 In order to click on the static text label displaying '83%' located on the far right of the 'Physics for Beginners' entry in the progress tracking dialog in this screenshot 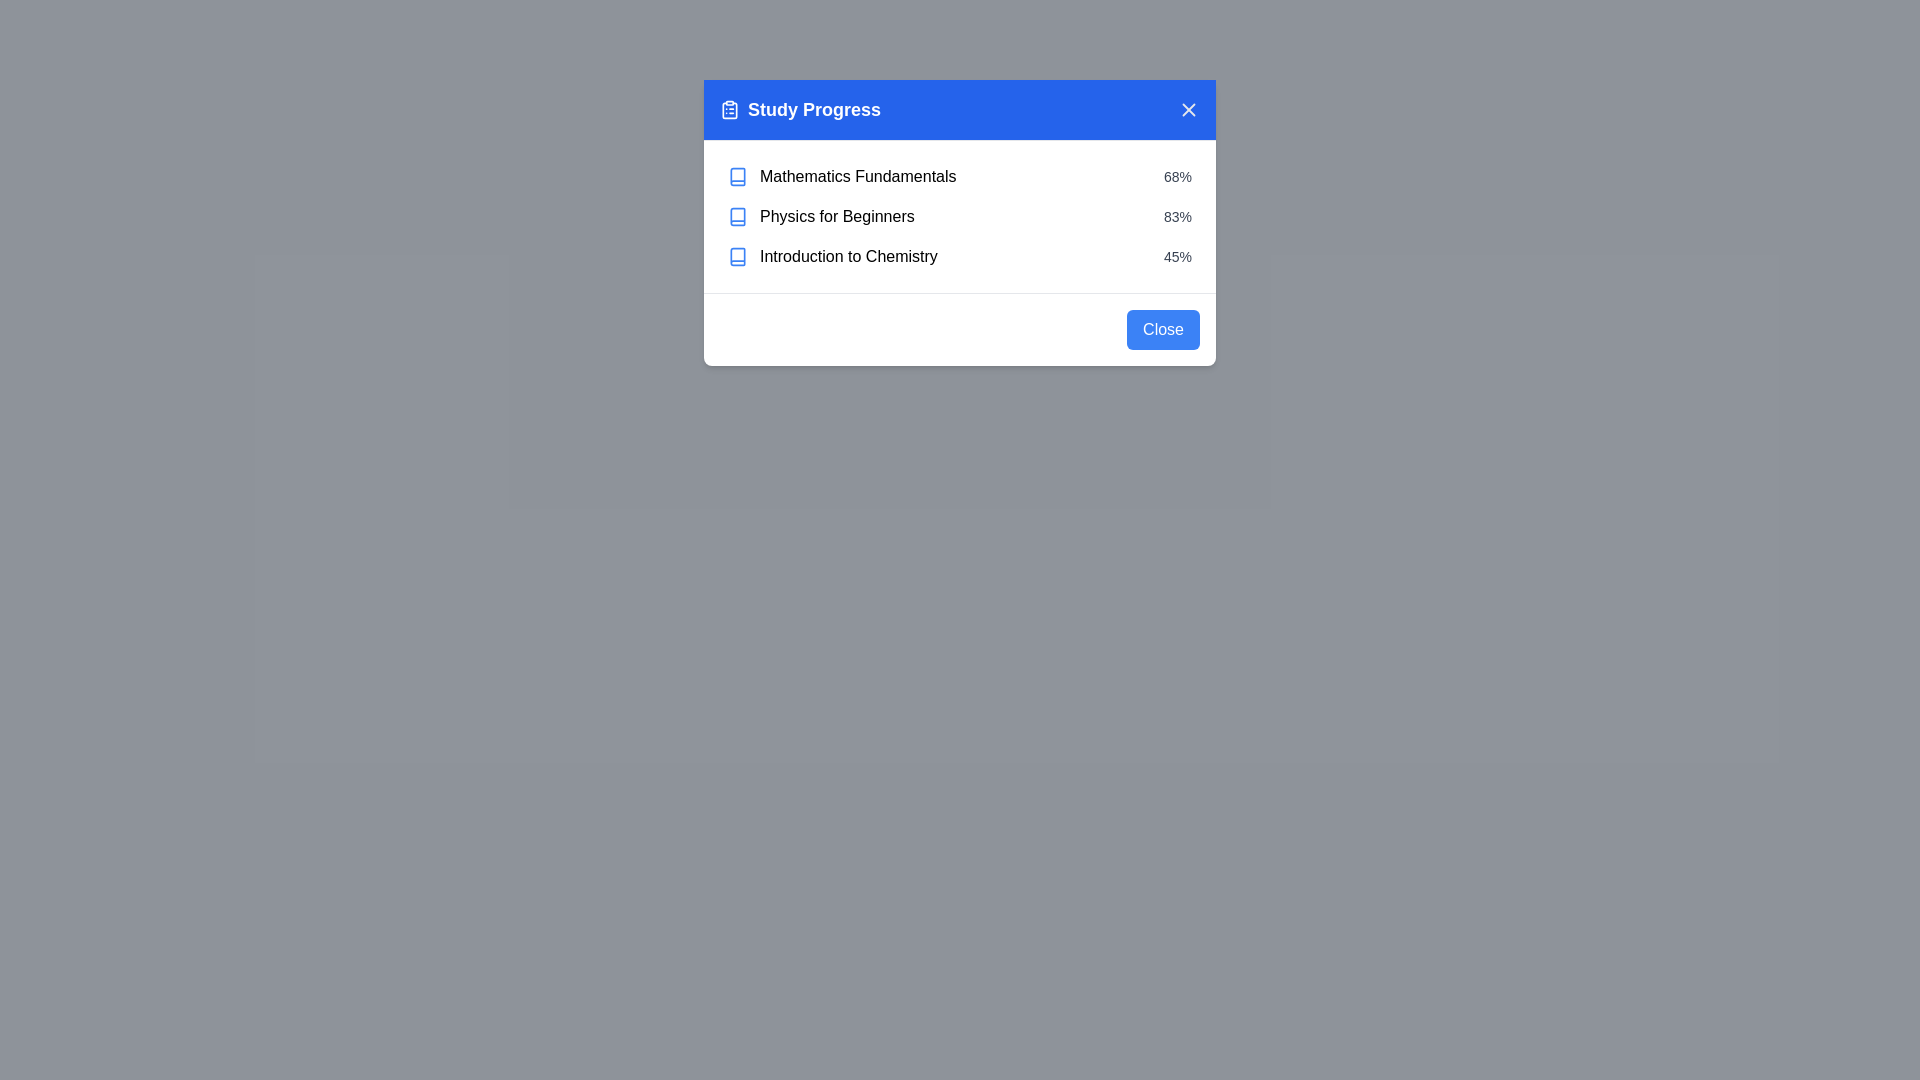, I will do `click(1177, 216)`.